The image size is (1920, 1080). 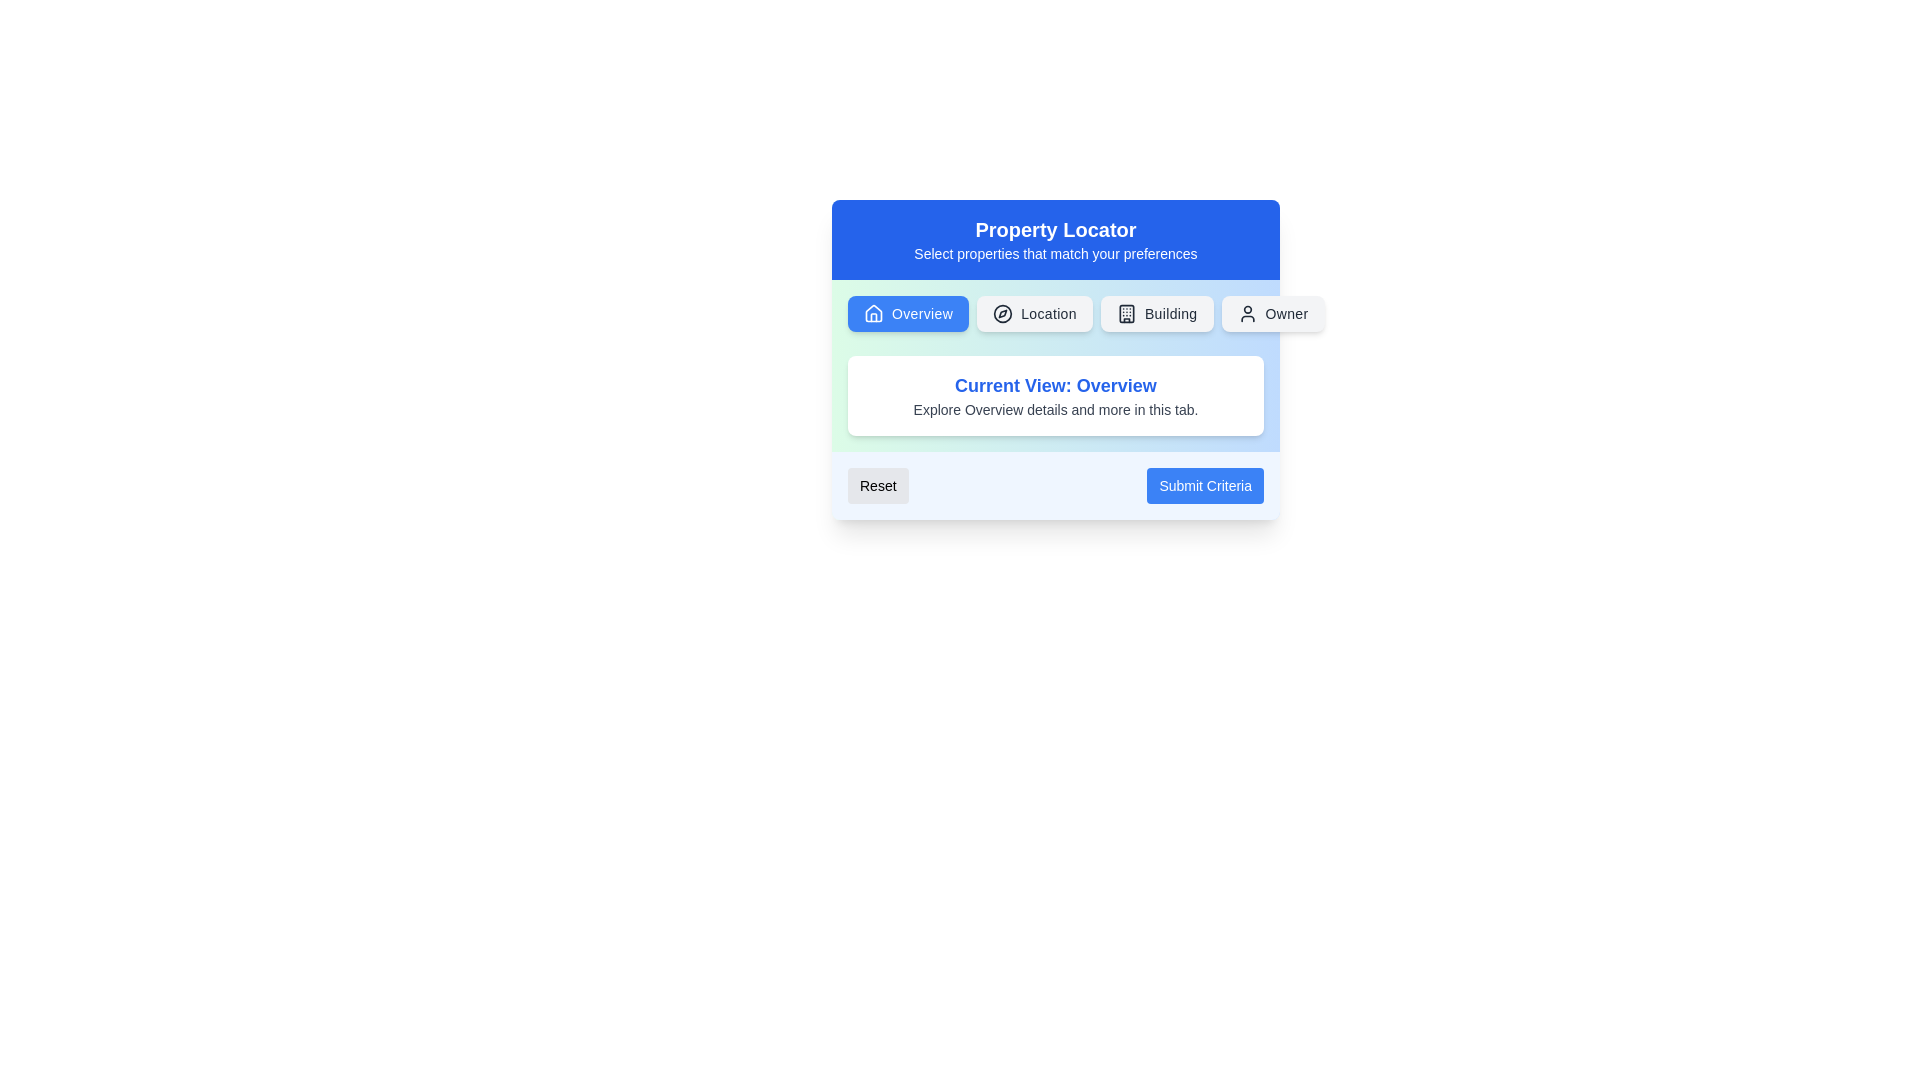 What do you see at coordinates (1055, 408) in the screenshot?
I see `the static text that says 'Explore Overview details and more in this tab.', which is located beneath the header 'Current View: Overview.'` at bounding box center [1055, 408].